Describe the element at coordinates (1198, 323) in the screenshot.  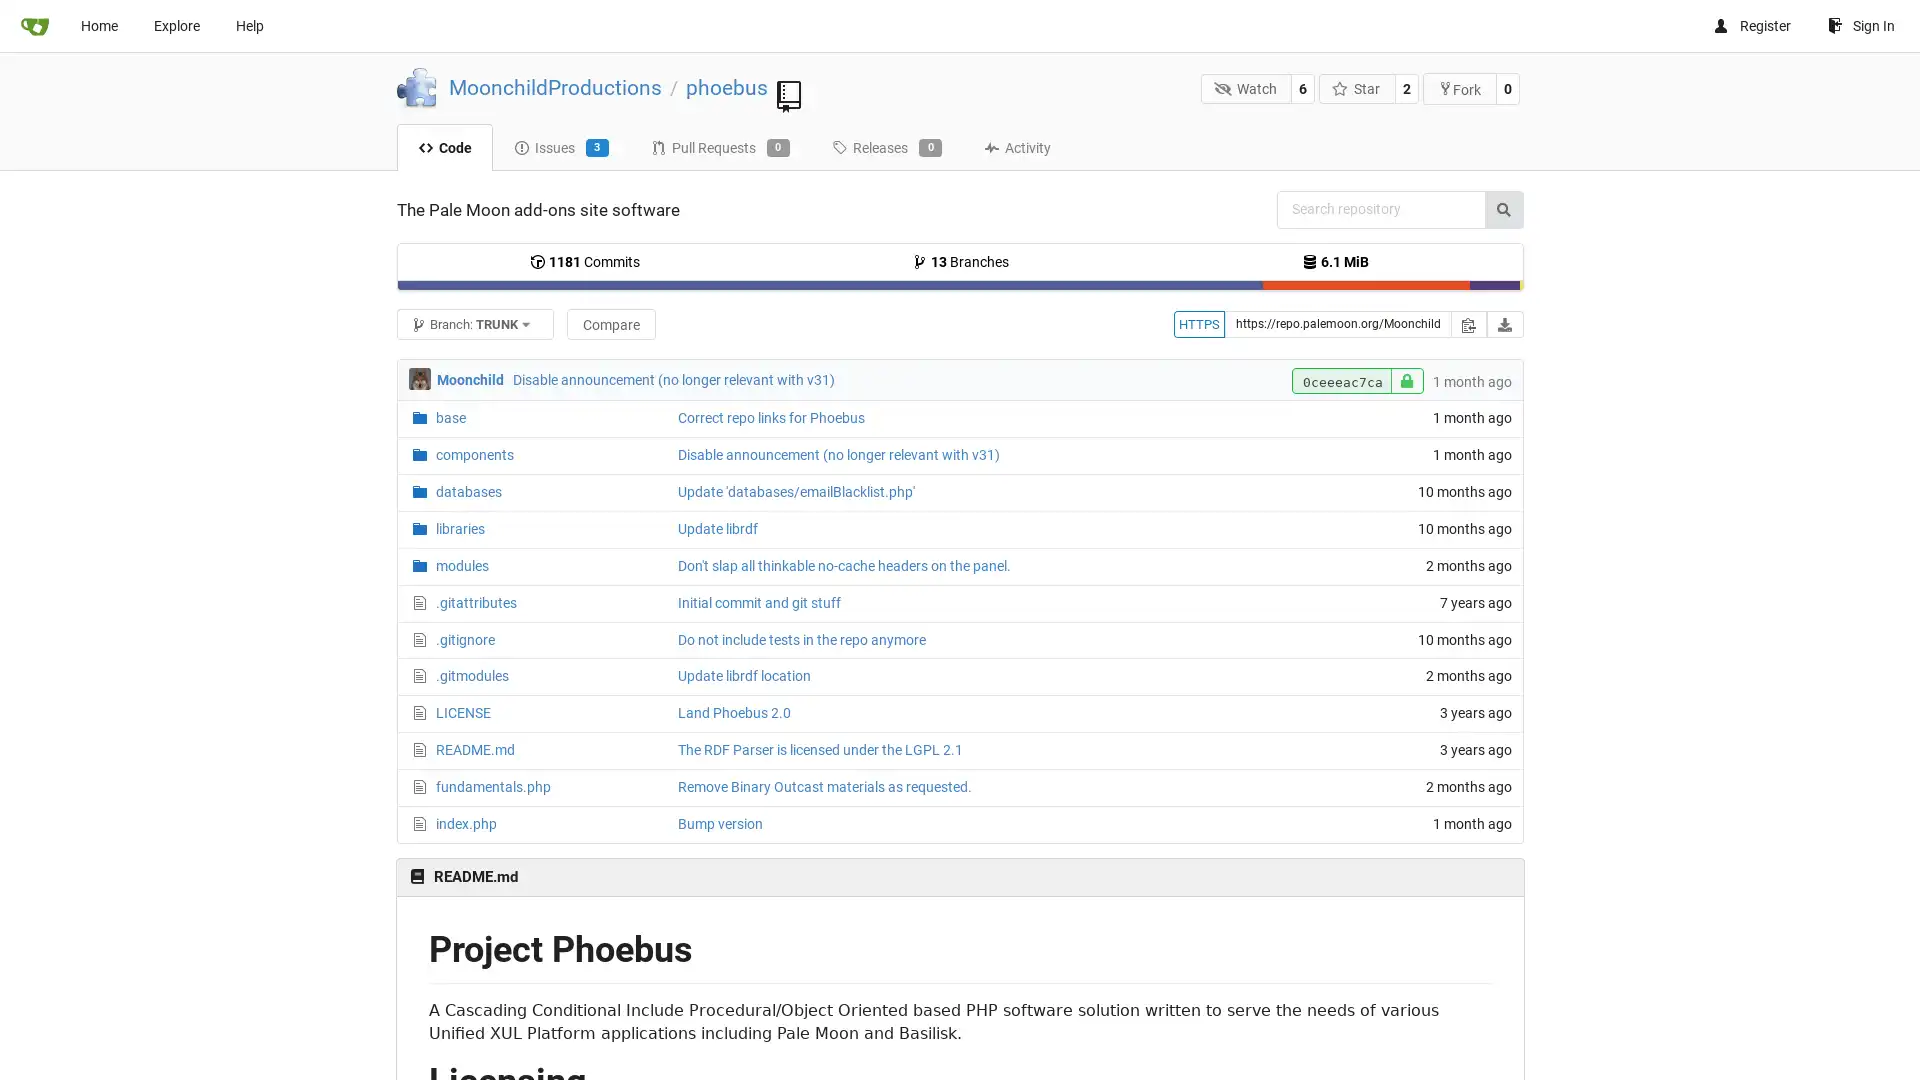
I see `HTTPS` at that location.